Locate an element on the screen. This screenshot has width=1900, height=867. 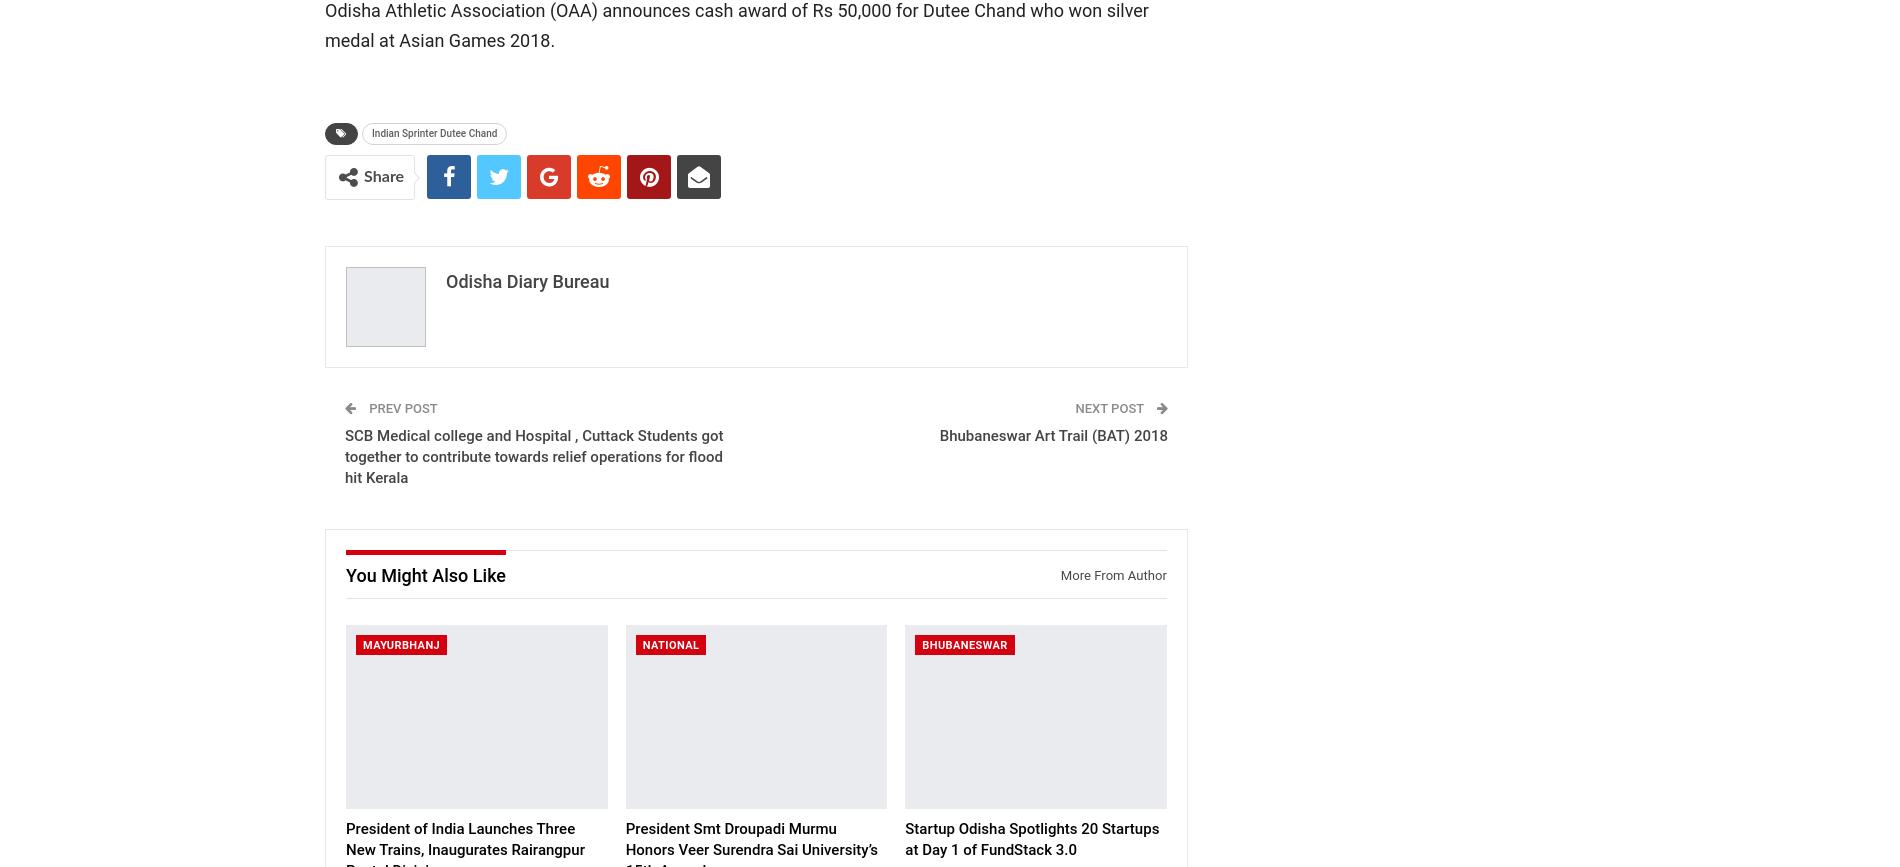
'SCB Medical college and Hospital , Cuttack Students got together to contribute towards relief operations for flood hit Kerala' is located at coordinates (534, 455).